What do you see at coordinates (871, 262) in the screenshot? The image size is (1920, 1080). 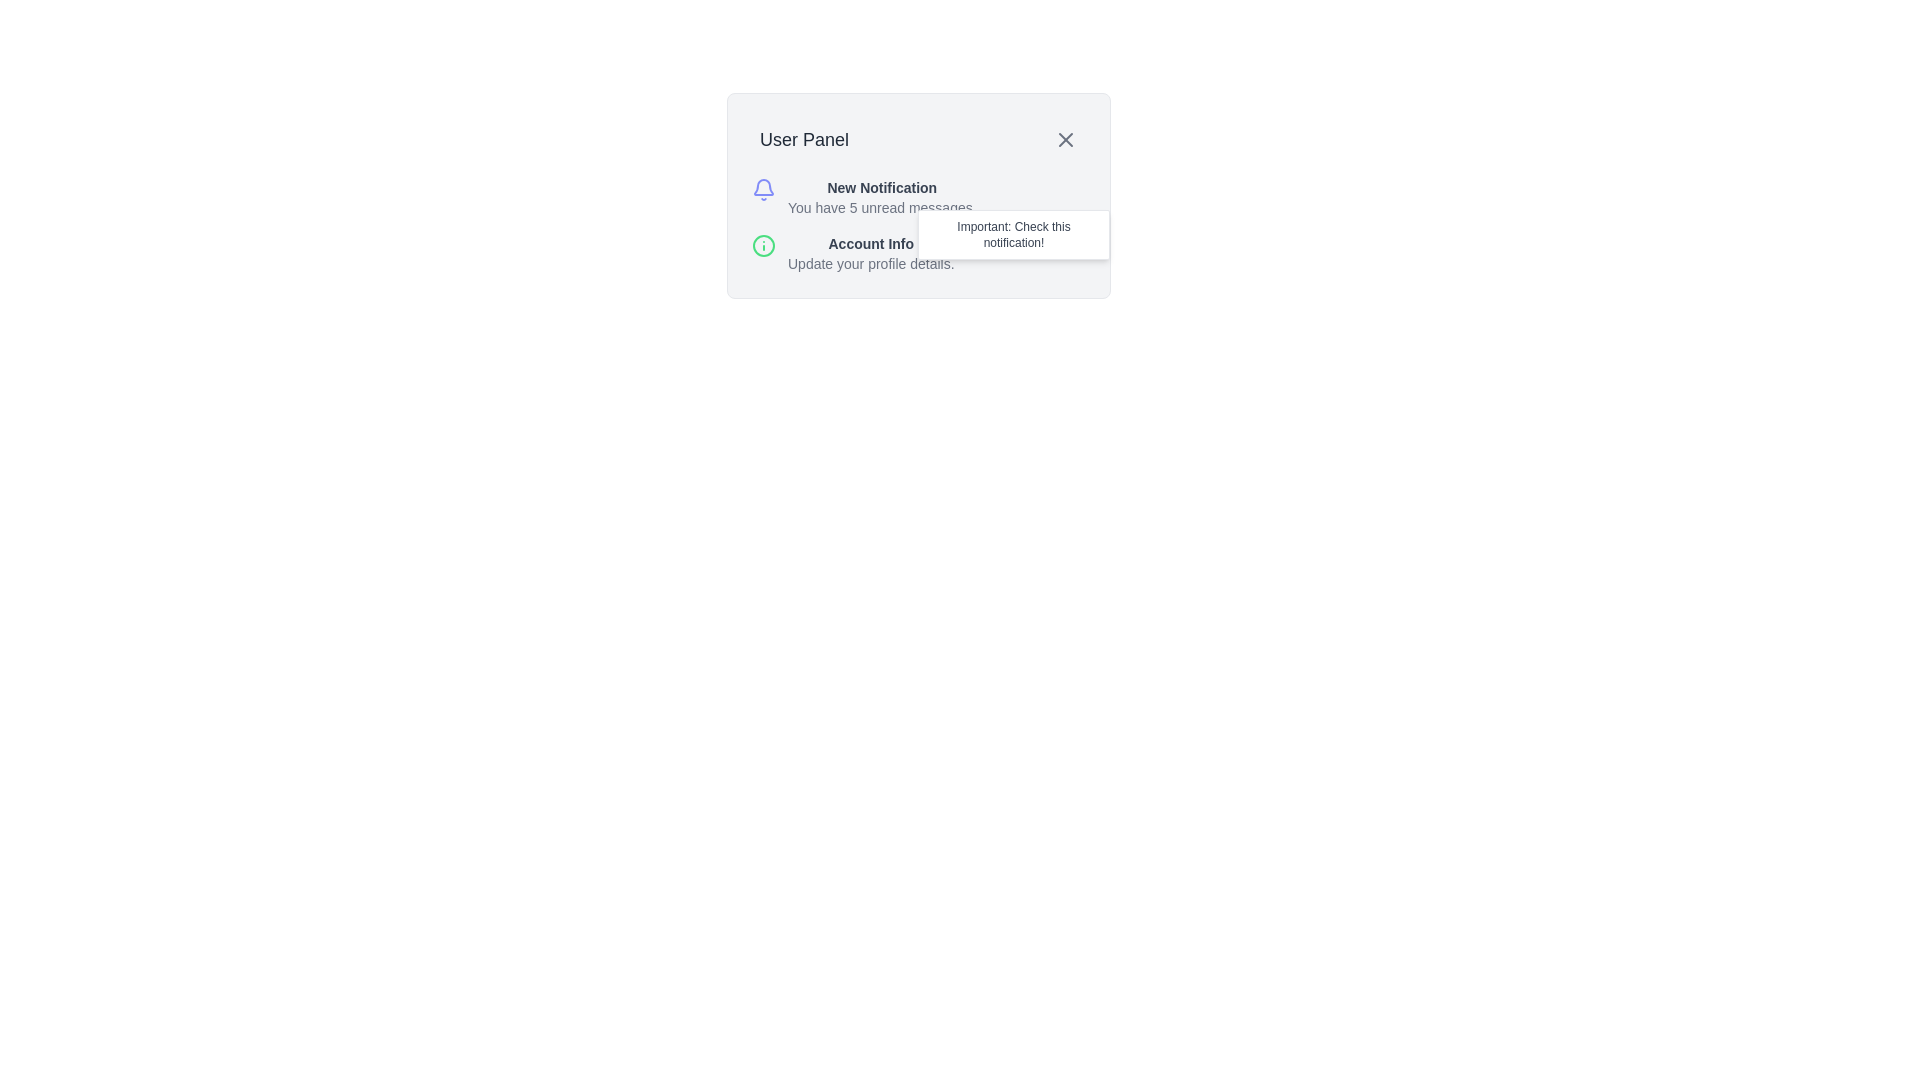 I see `the text label displaying 'Update your profile details.' which is styled in gray and located directly below 'Account Info.'` at bounding box center [871, 262].